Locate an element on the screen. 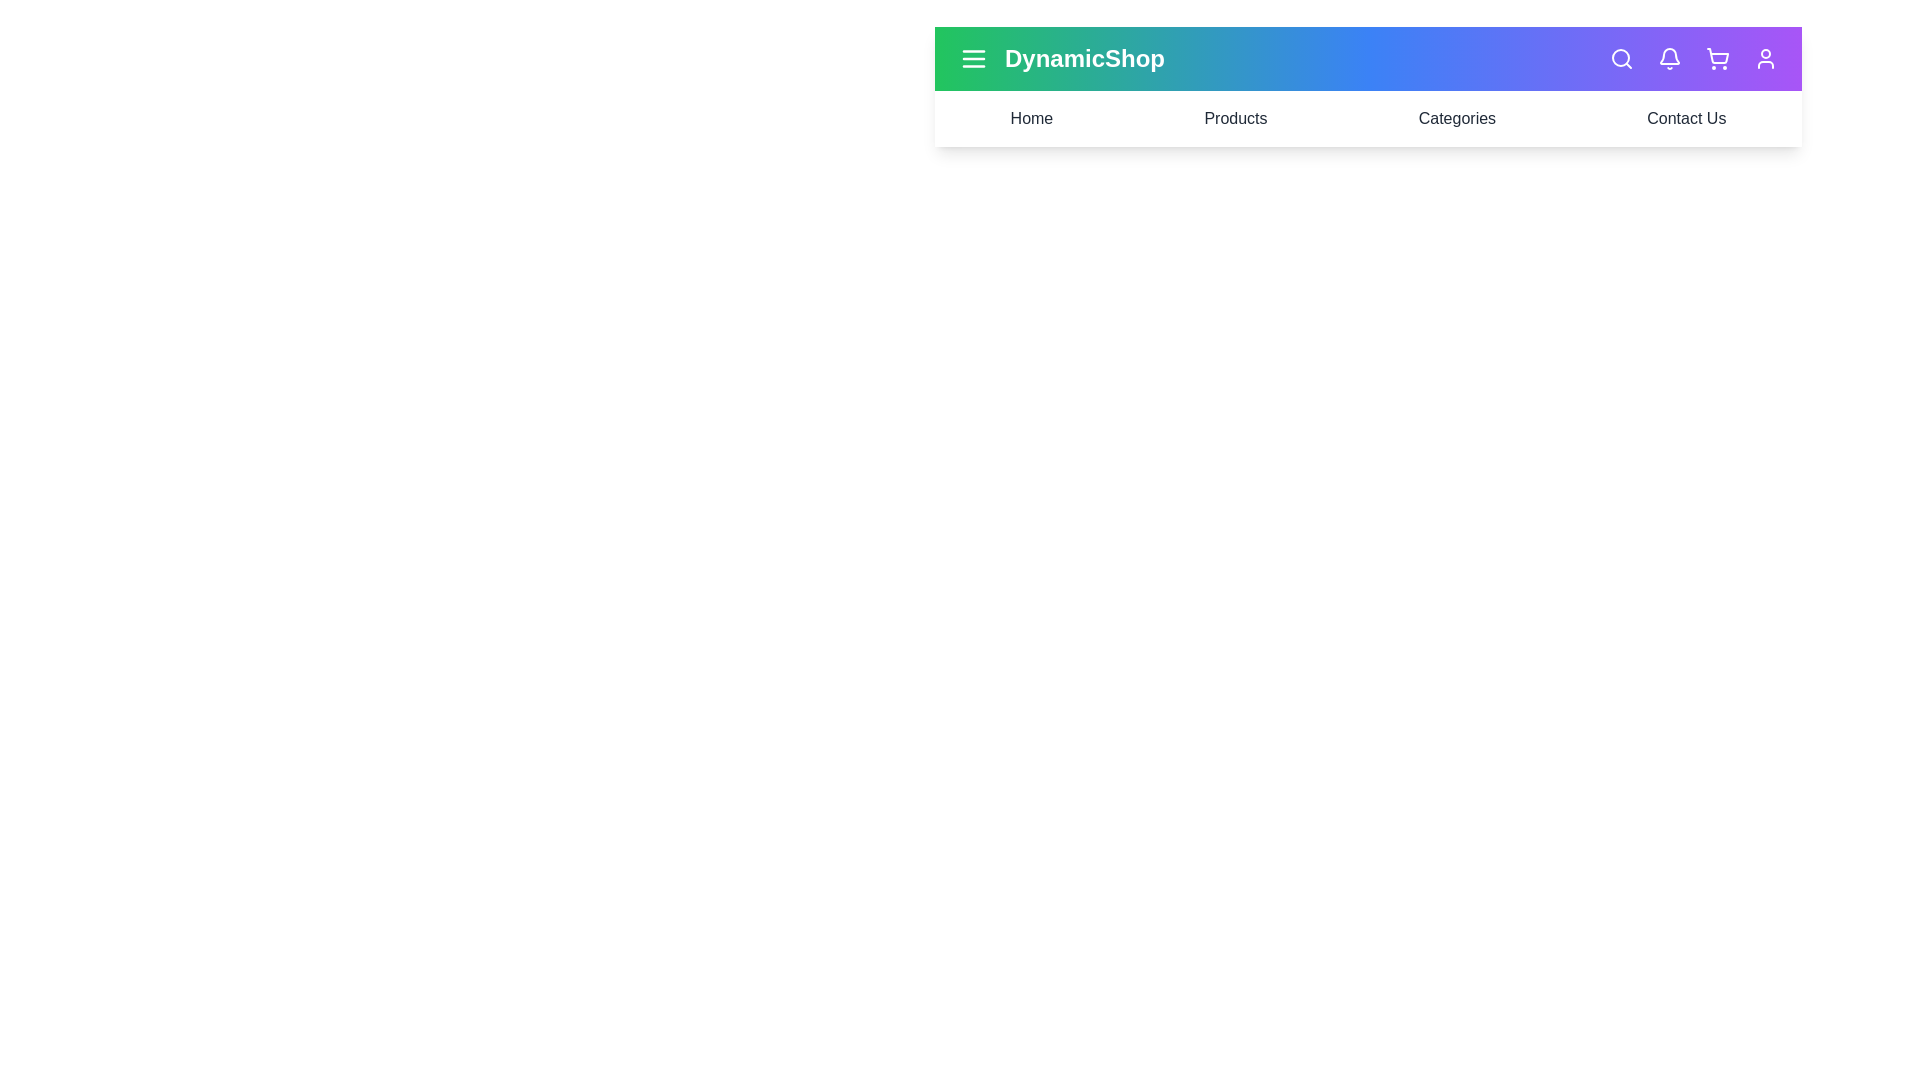 Image resolution: width=1920 pixels, height=1080 pixels. the center of the title text 'DynamicShop' to select it is located at coordinates (1083, 57).